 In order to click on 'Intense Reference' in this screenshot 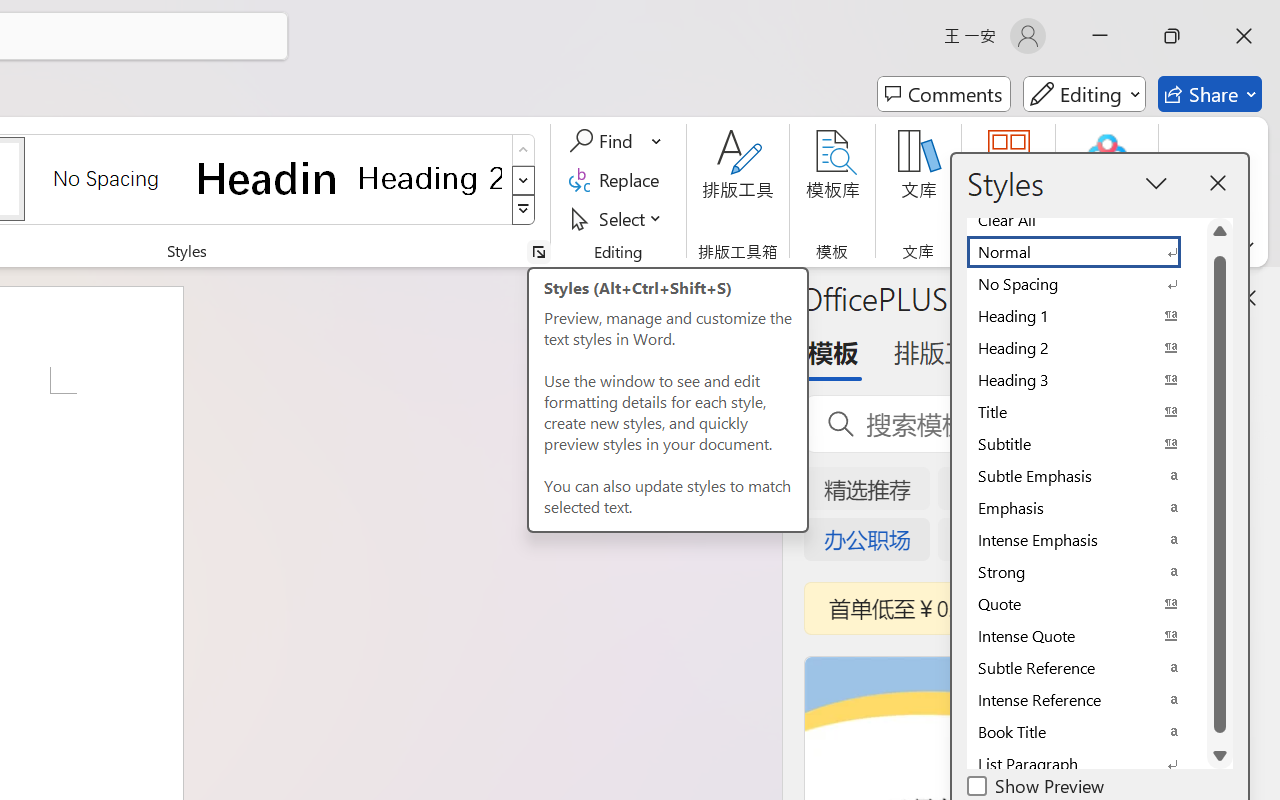, I will do `click(1085, 700)`.